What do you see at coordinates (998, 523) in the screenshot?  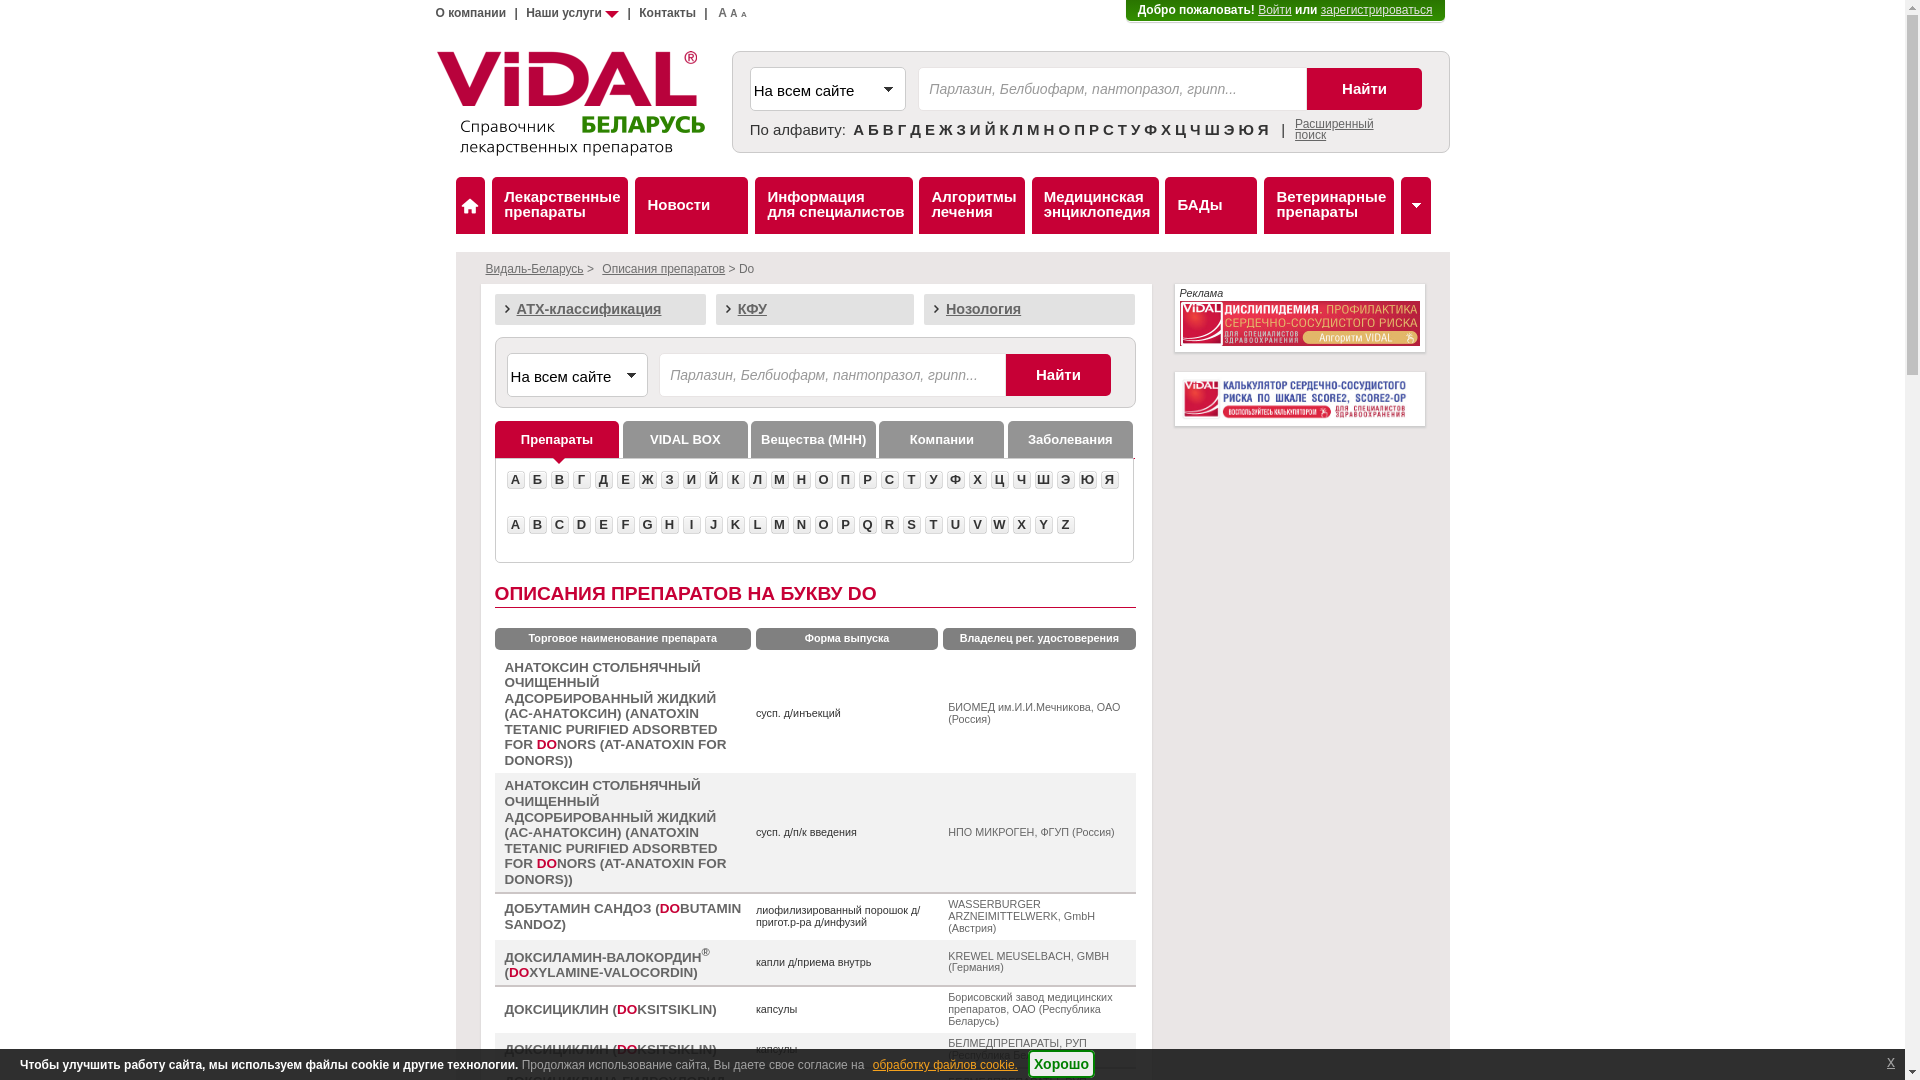 I see `'W'` at bounding box center [998, 523].